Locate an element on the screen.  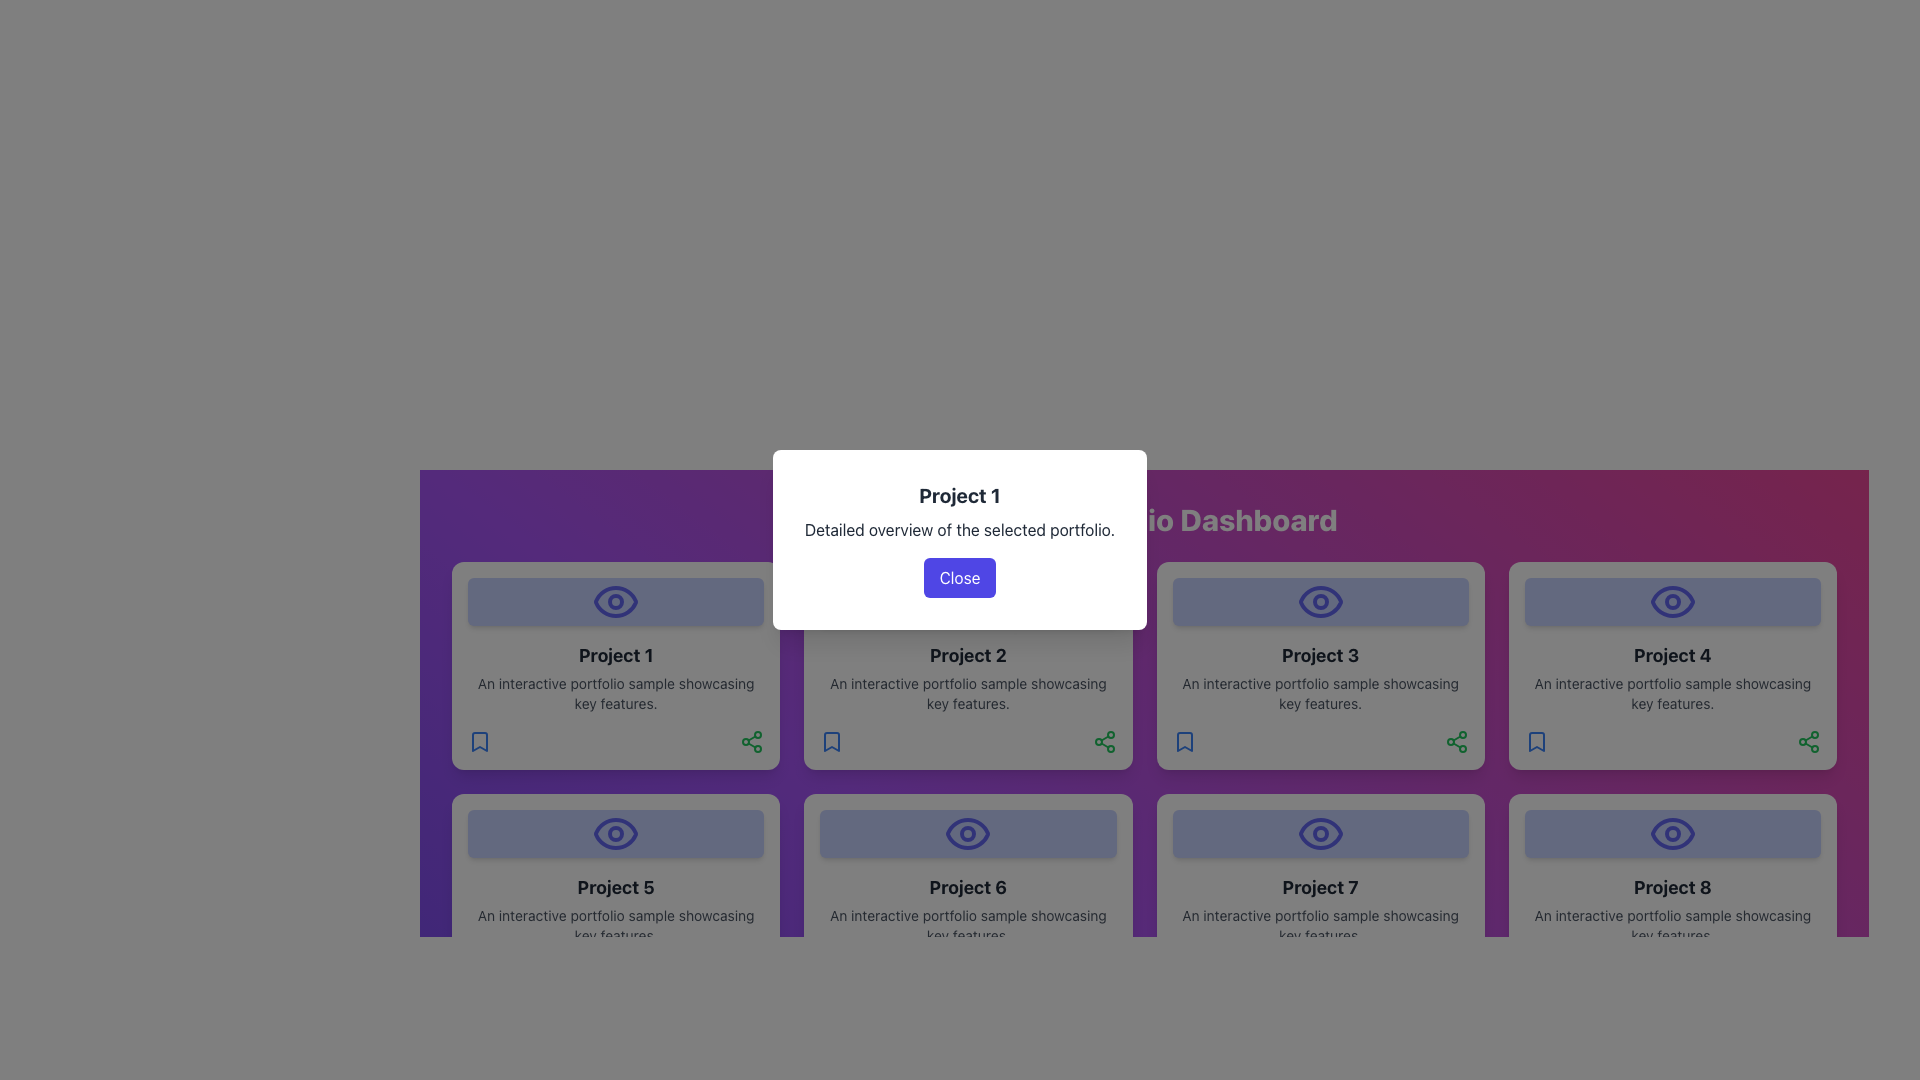
the circular pupil element of the eye icon within the 'Project 1' card located at the top-left corner of the grid layout is located at coordinates (615, 600).